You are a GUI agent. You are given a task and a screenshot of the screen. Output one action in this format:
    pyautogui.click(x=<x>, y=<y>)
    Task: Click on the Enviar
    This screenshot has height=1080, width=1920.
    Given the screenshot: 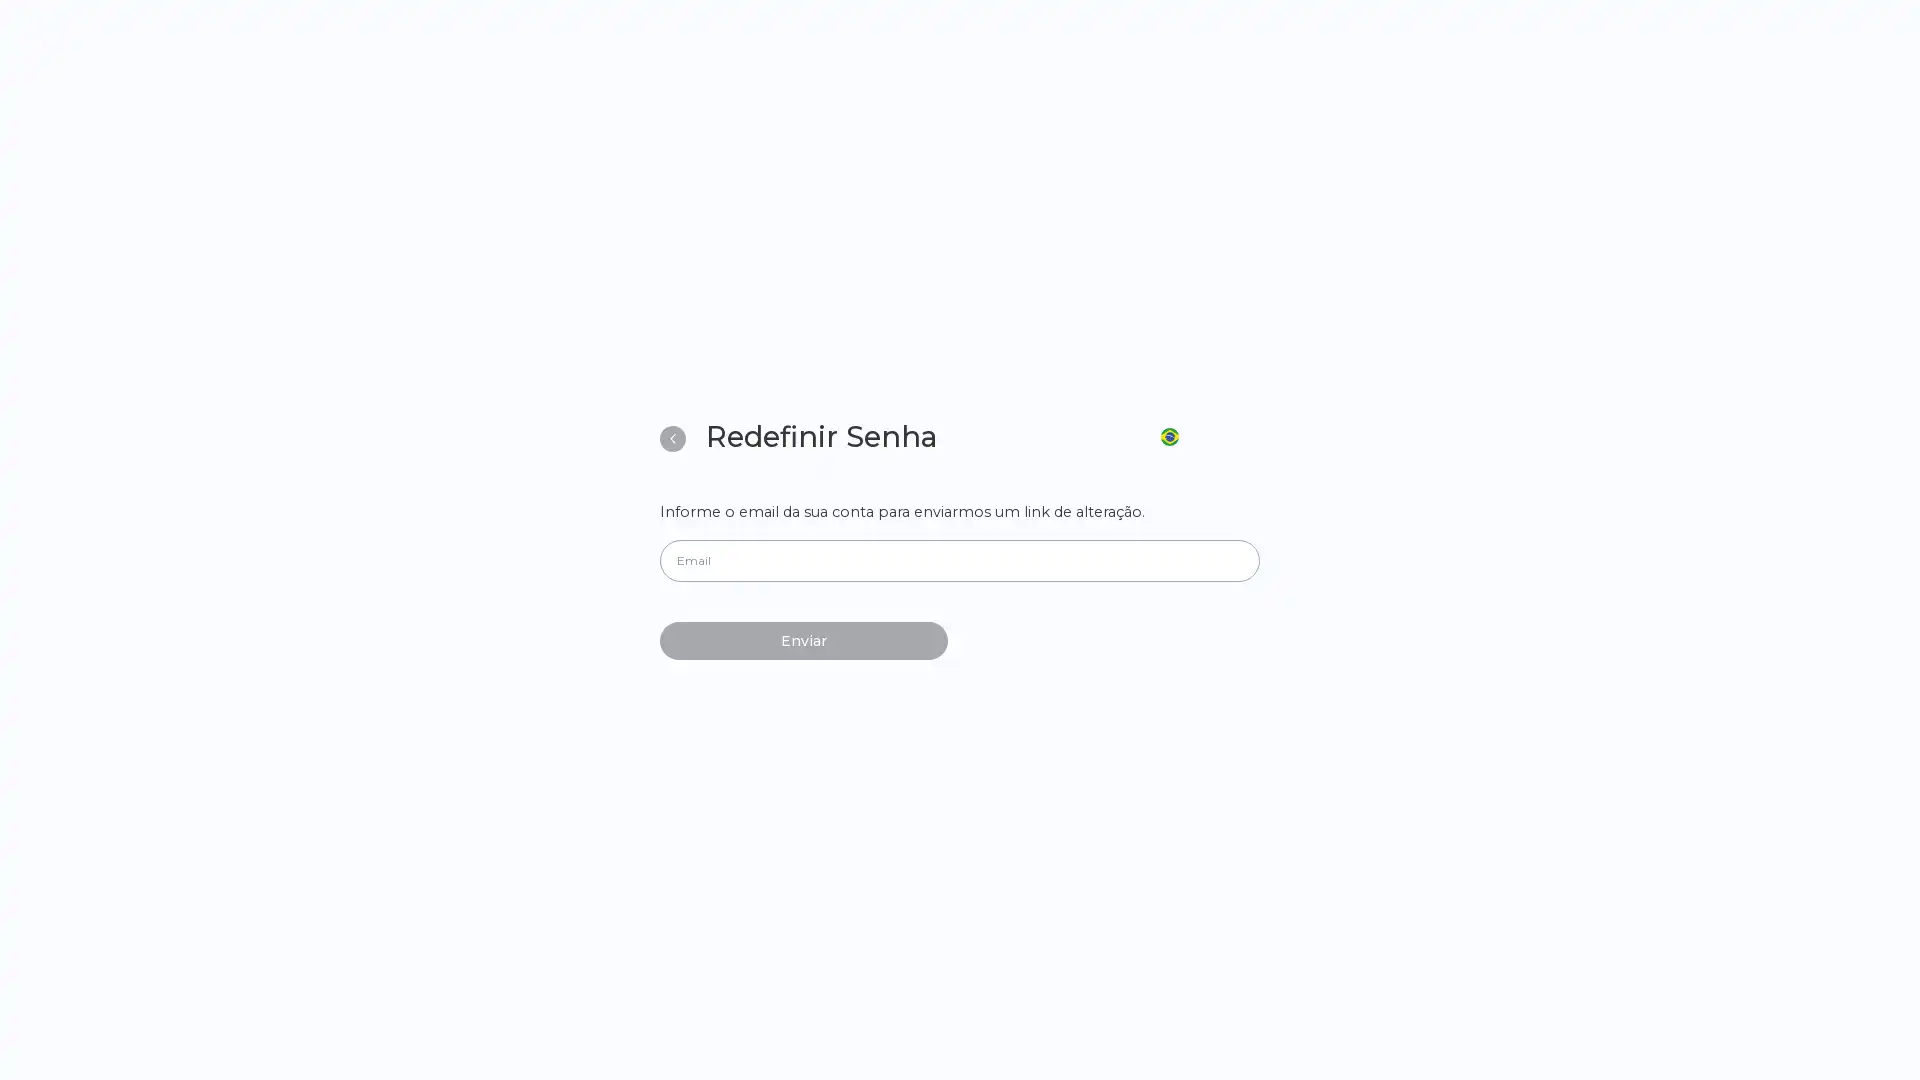 What is the action you would take?
    pyautogui.click(x=804, y=640)
    